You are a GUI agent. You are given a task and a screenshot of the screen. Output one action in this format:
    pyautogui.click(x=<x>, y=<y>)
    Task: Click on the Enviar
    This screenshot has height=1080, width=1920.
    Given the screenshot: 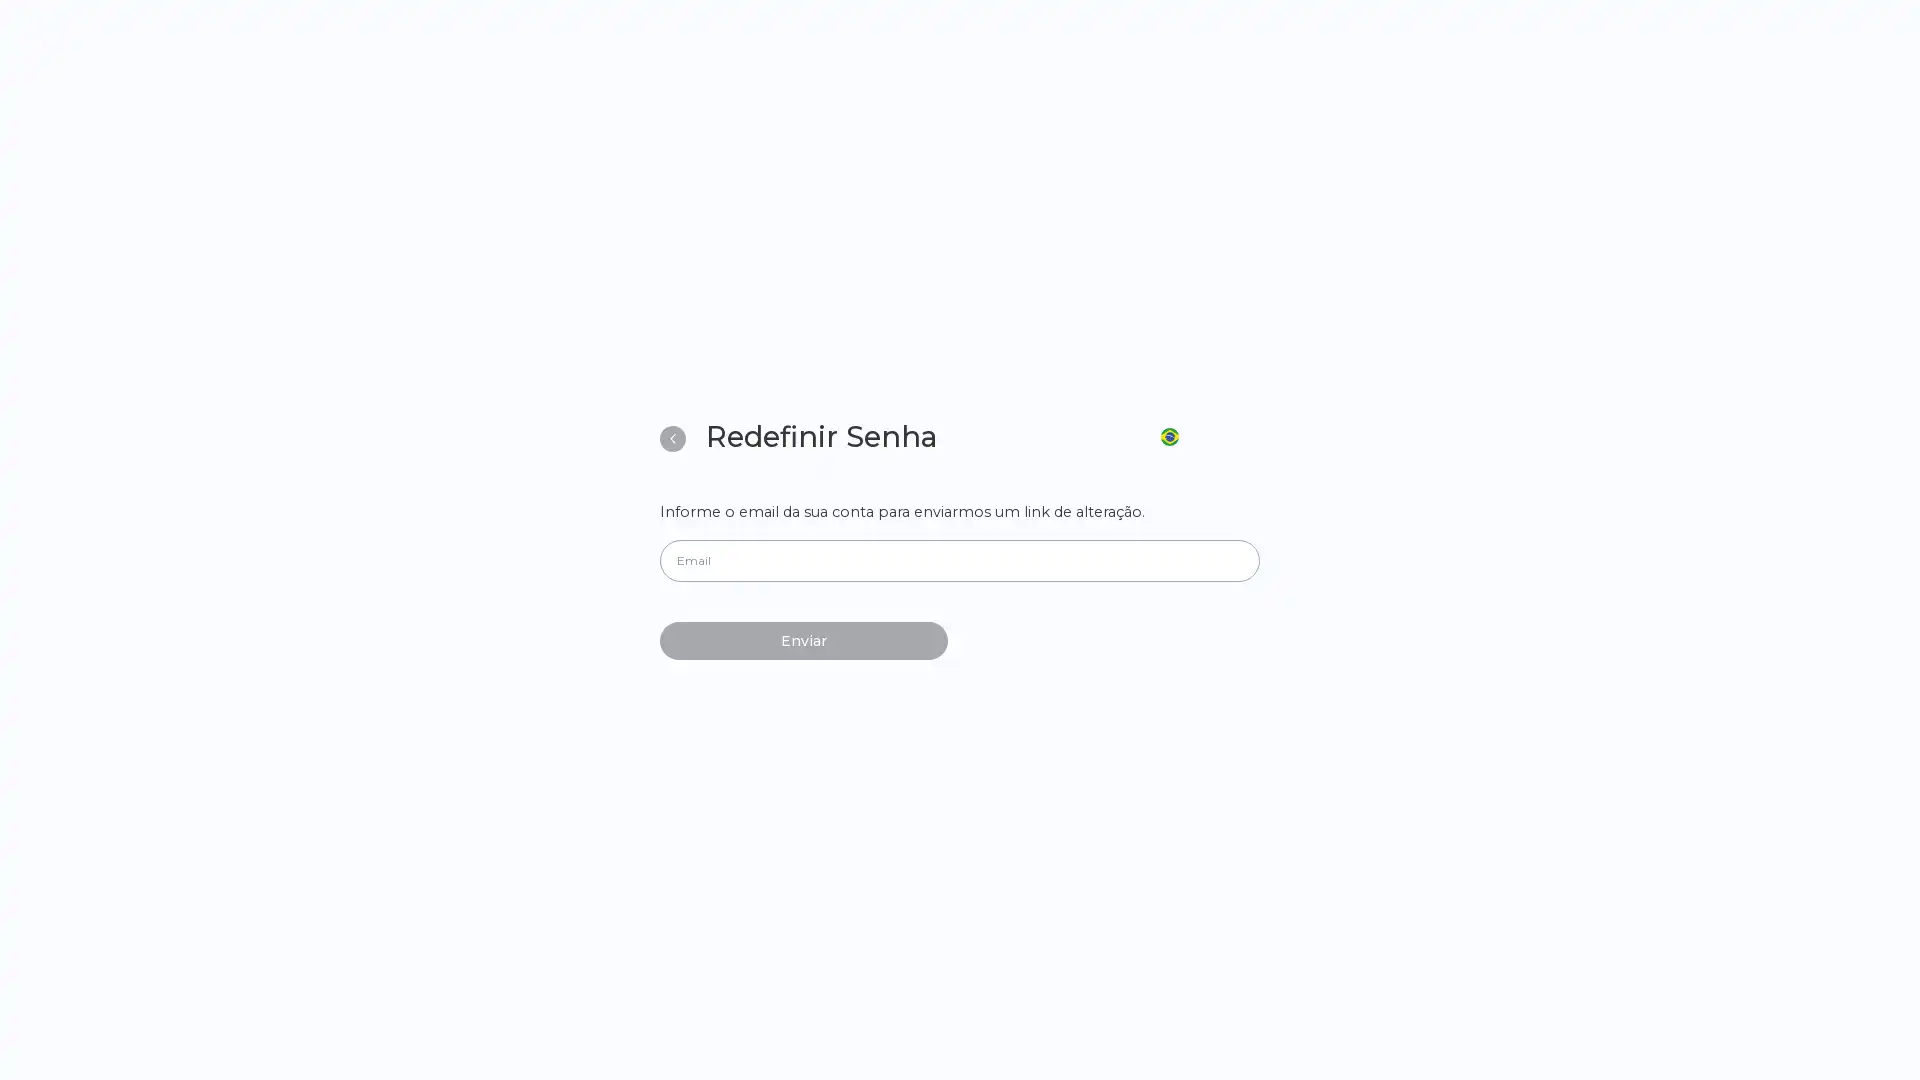 What is the action you would take?
    pyautogui.click(x=804, y=640)
    